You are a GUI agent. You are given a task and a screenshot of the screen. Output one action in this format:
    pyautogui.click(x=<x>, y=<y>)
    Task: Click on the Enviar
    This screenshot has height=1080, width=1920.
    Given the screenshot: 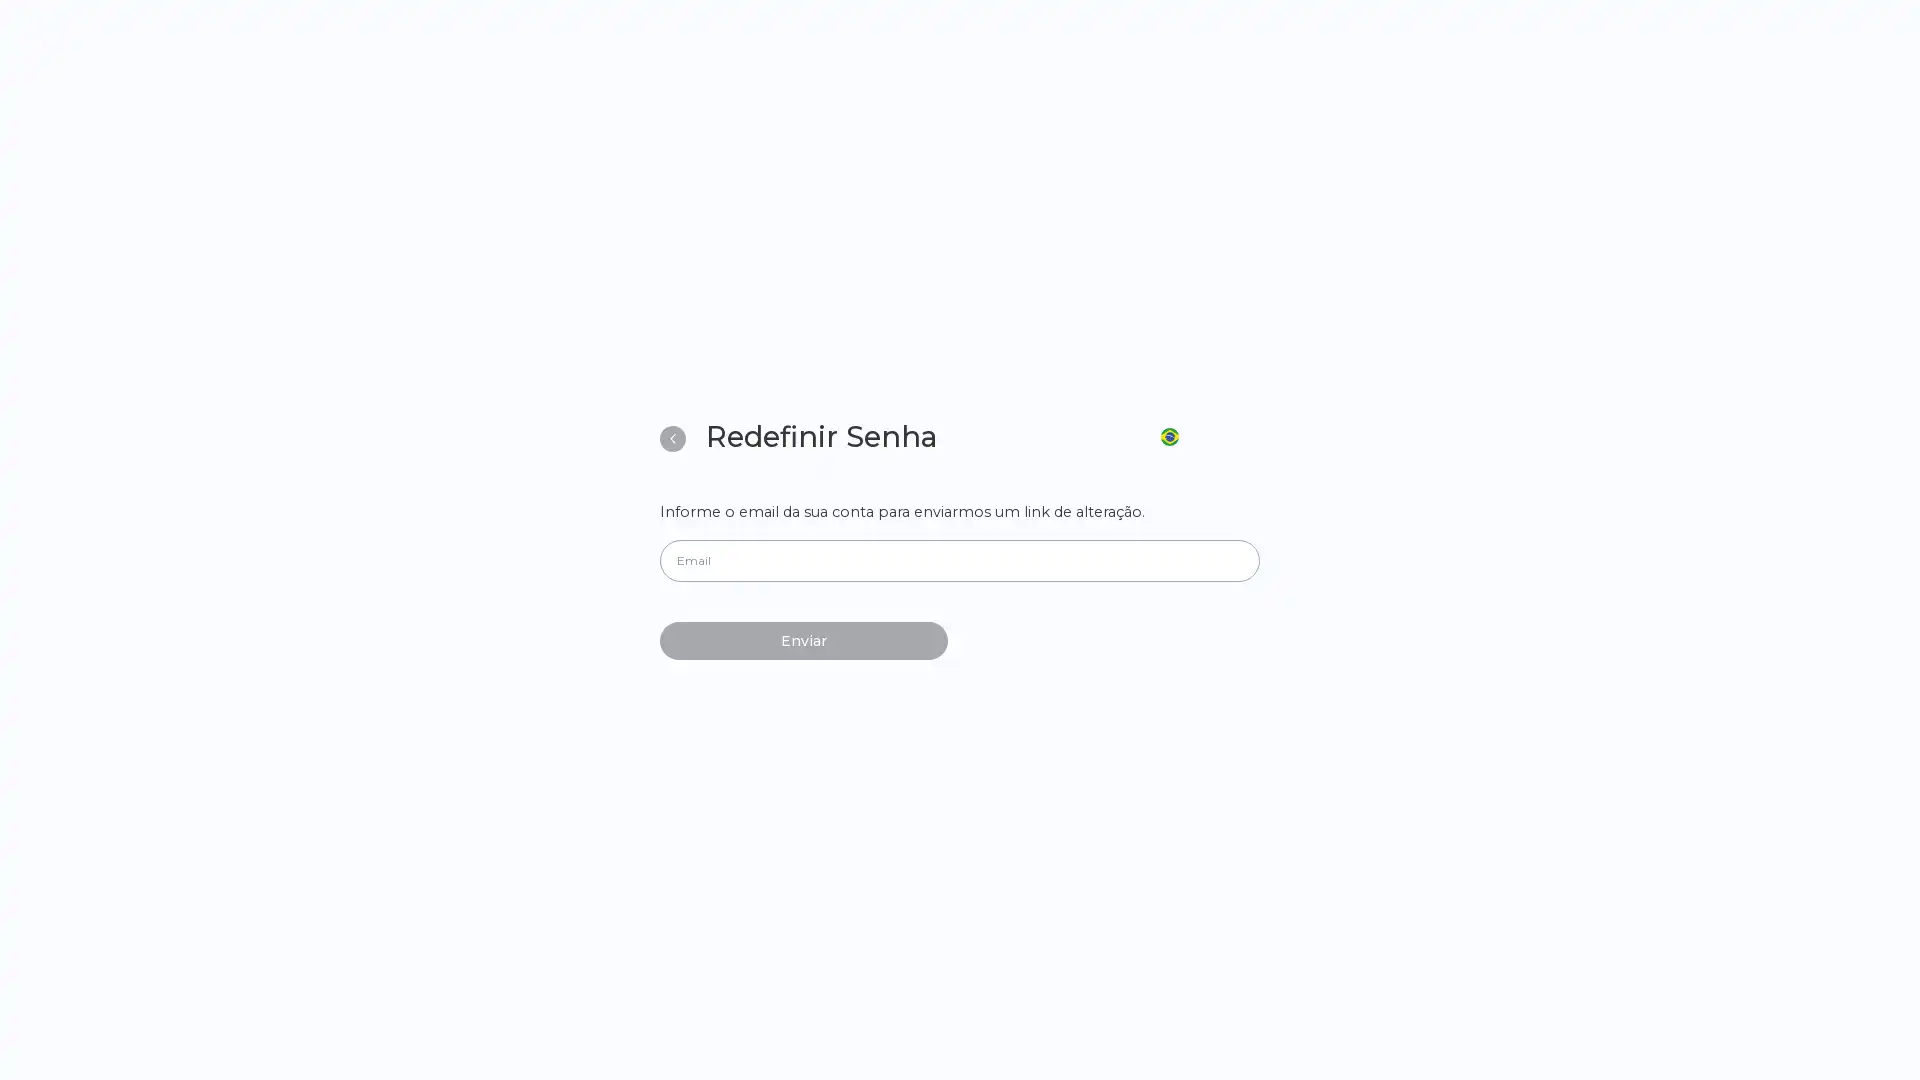 What is the action you would take?
    pyautogui.click(x=804, y=640)
    